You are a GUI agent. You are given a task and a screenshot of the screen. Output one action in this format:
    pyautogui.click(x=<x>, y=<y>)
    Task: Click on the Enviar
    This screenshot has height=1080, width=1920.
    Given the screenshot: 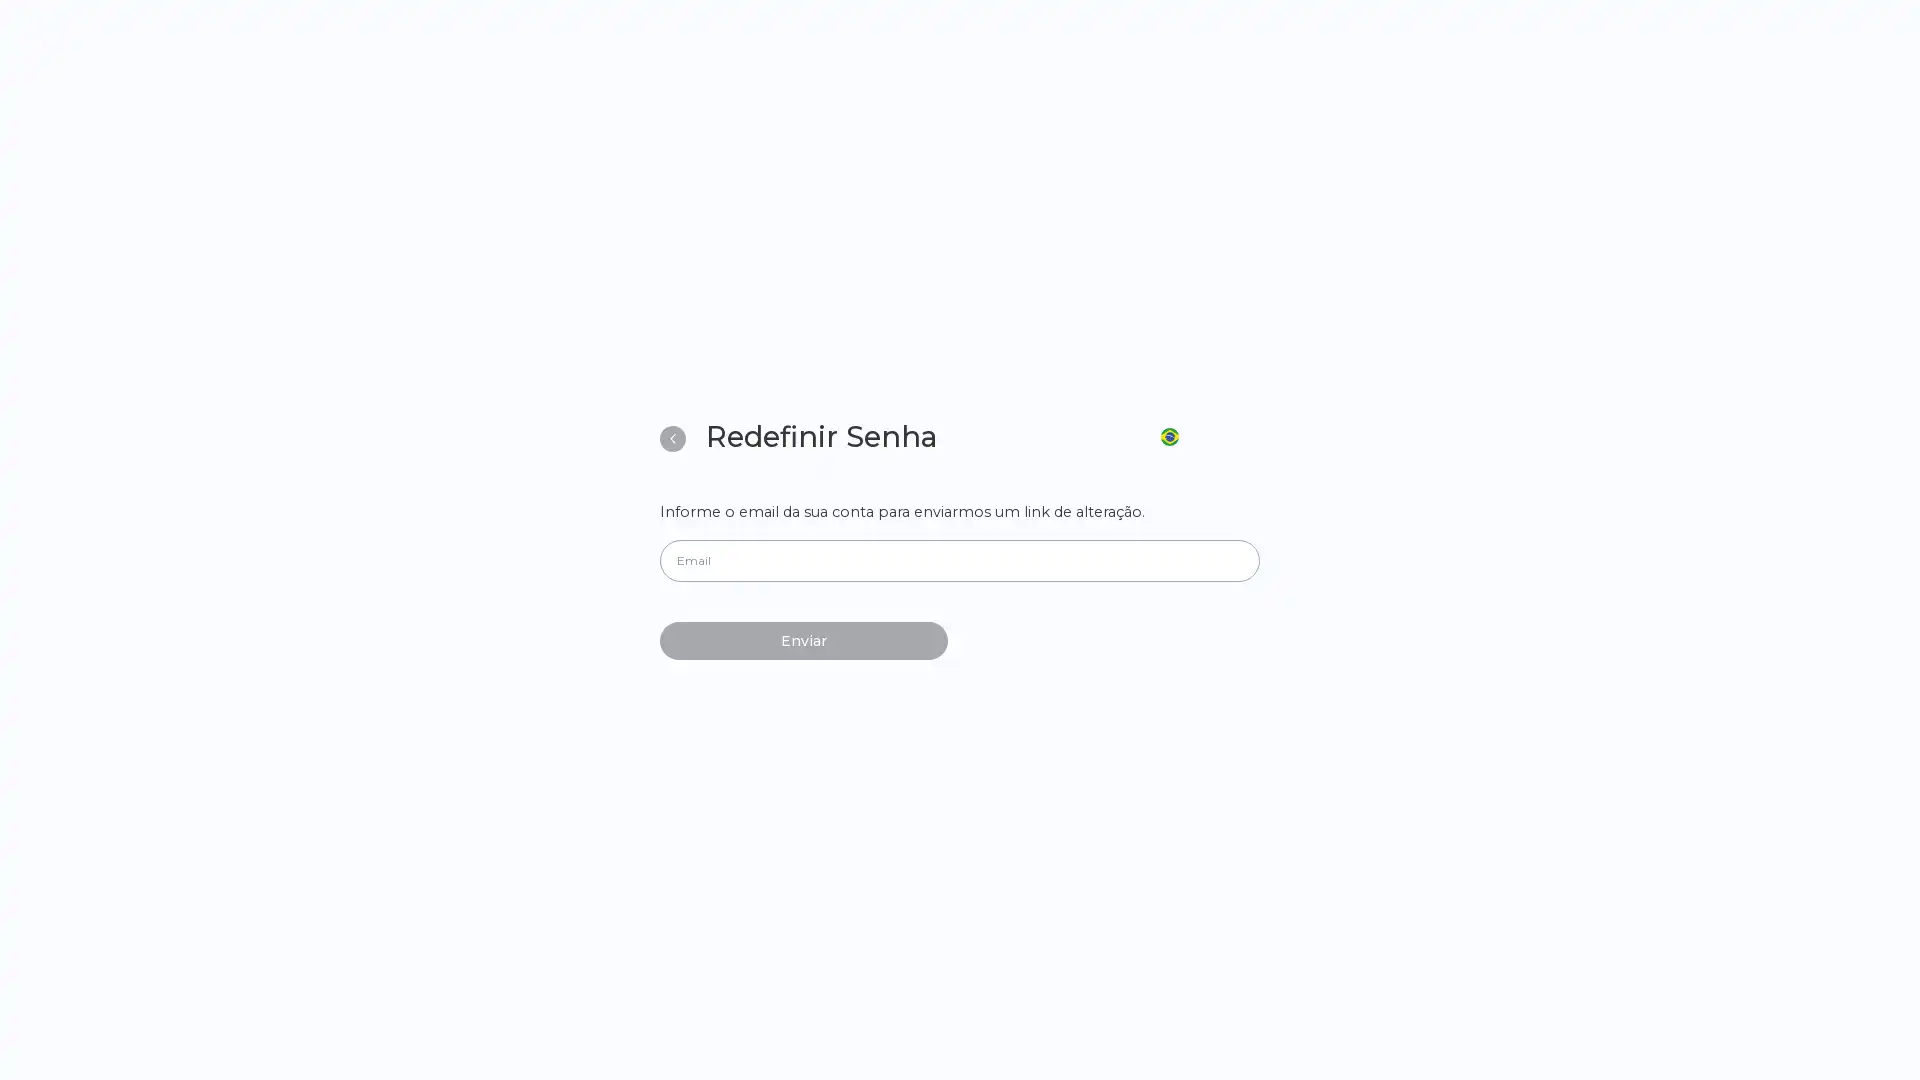 What is the action you would take?
    pyautogui.click(x=804, y=640)
    